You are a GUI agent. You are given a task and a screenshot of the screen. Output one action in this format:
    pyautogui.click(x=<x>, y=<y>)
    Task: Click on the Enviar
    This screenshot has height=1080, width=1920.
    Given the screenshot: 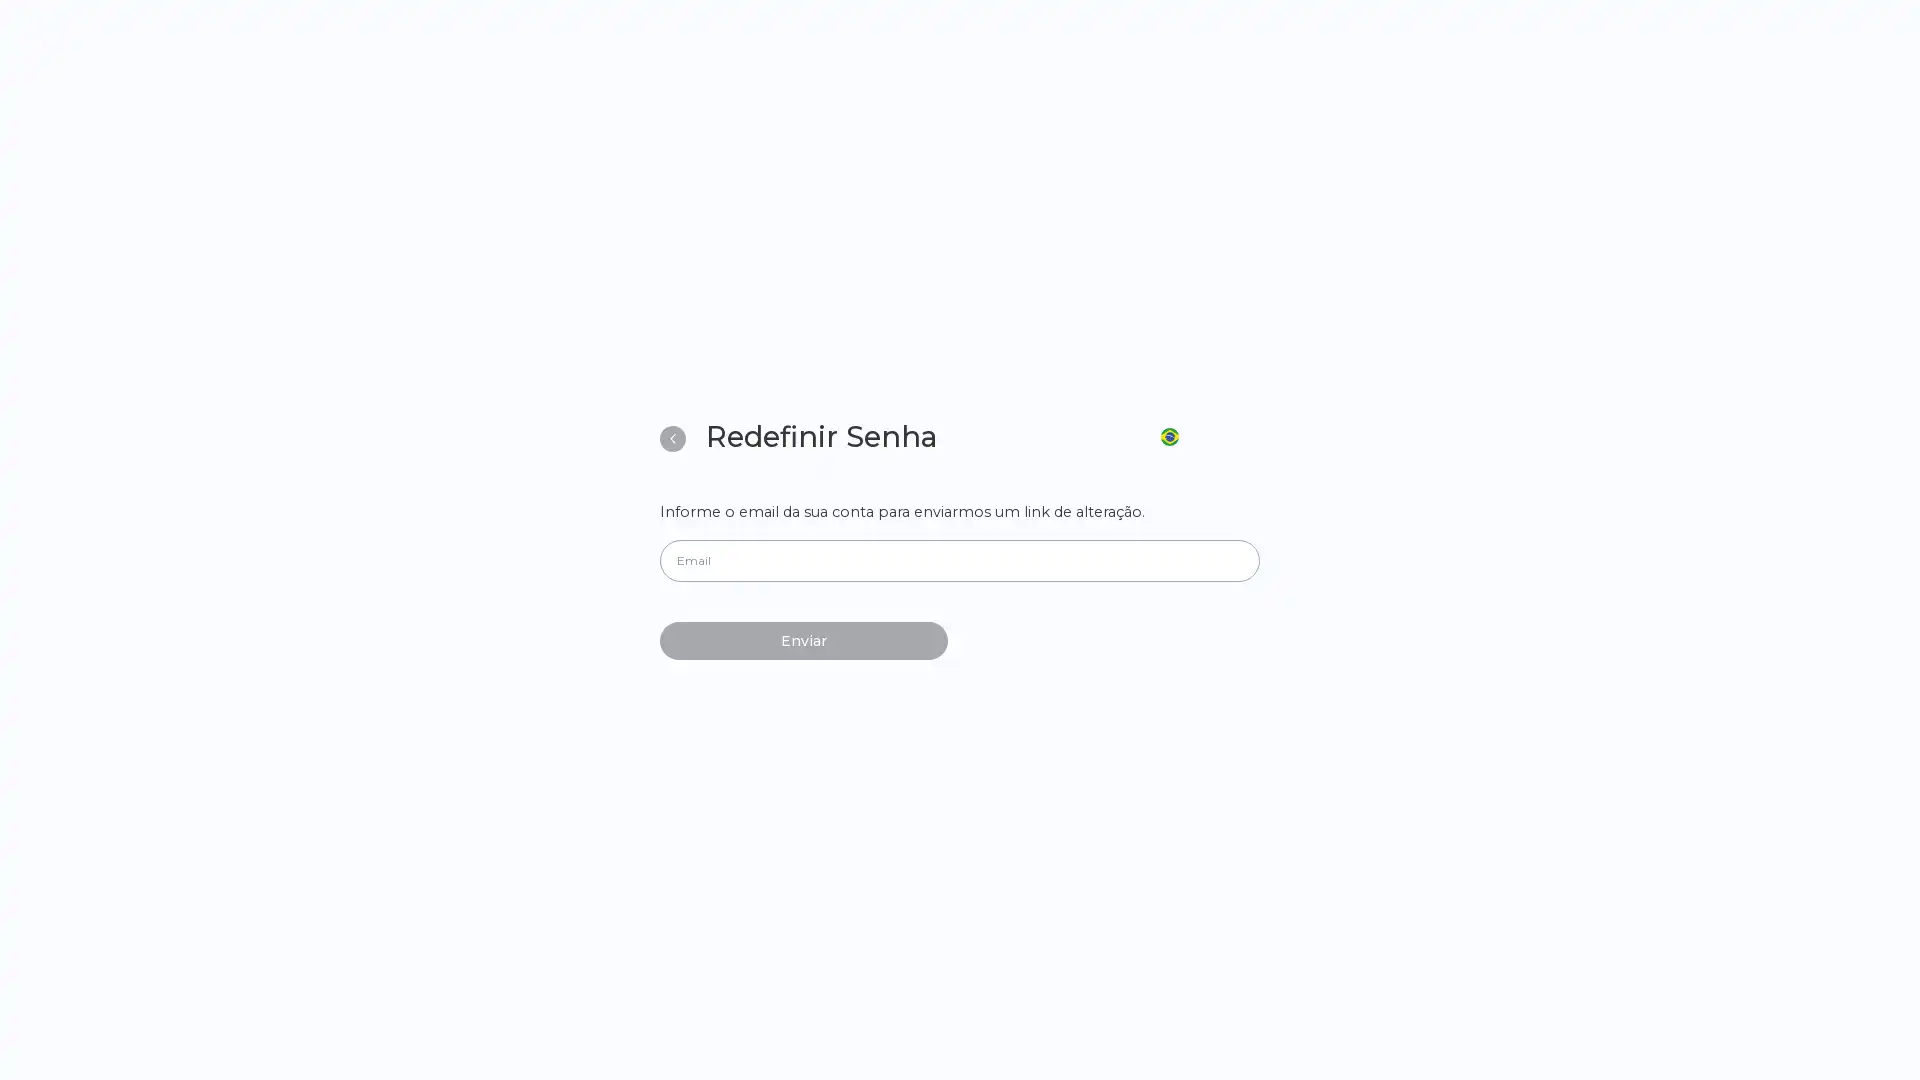 What is the action you would take?
    pyautogui.click(x=804, y=640)
    